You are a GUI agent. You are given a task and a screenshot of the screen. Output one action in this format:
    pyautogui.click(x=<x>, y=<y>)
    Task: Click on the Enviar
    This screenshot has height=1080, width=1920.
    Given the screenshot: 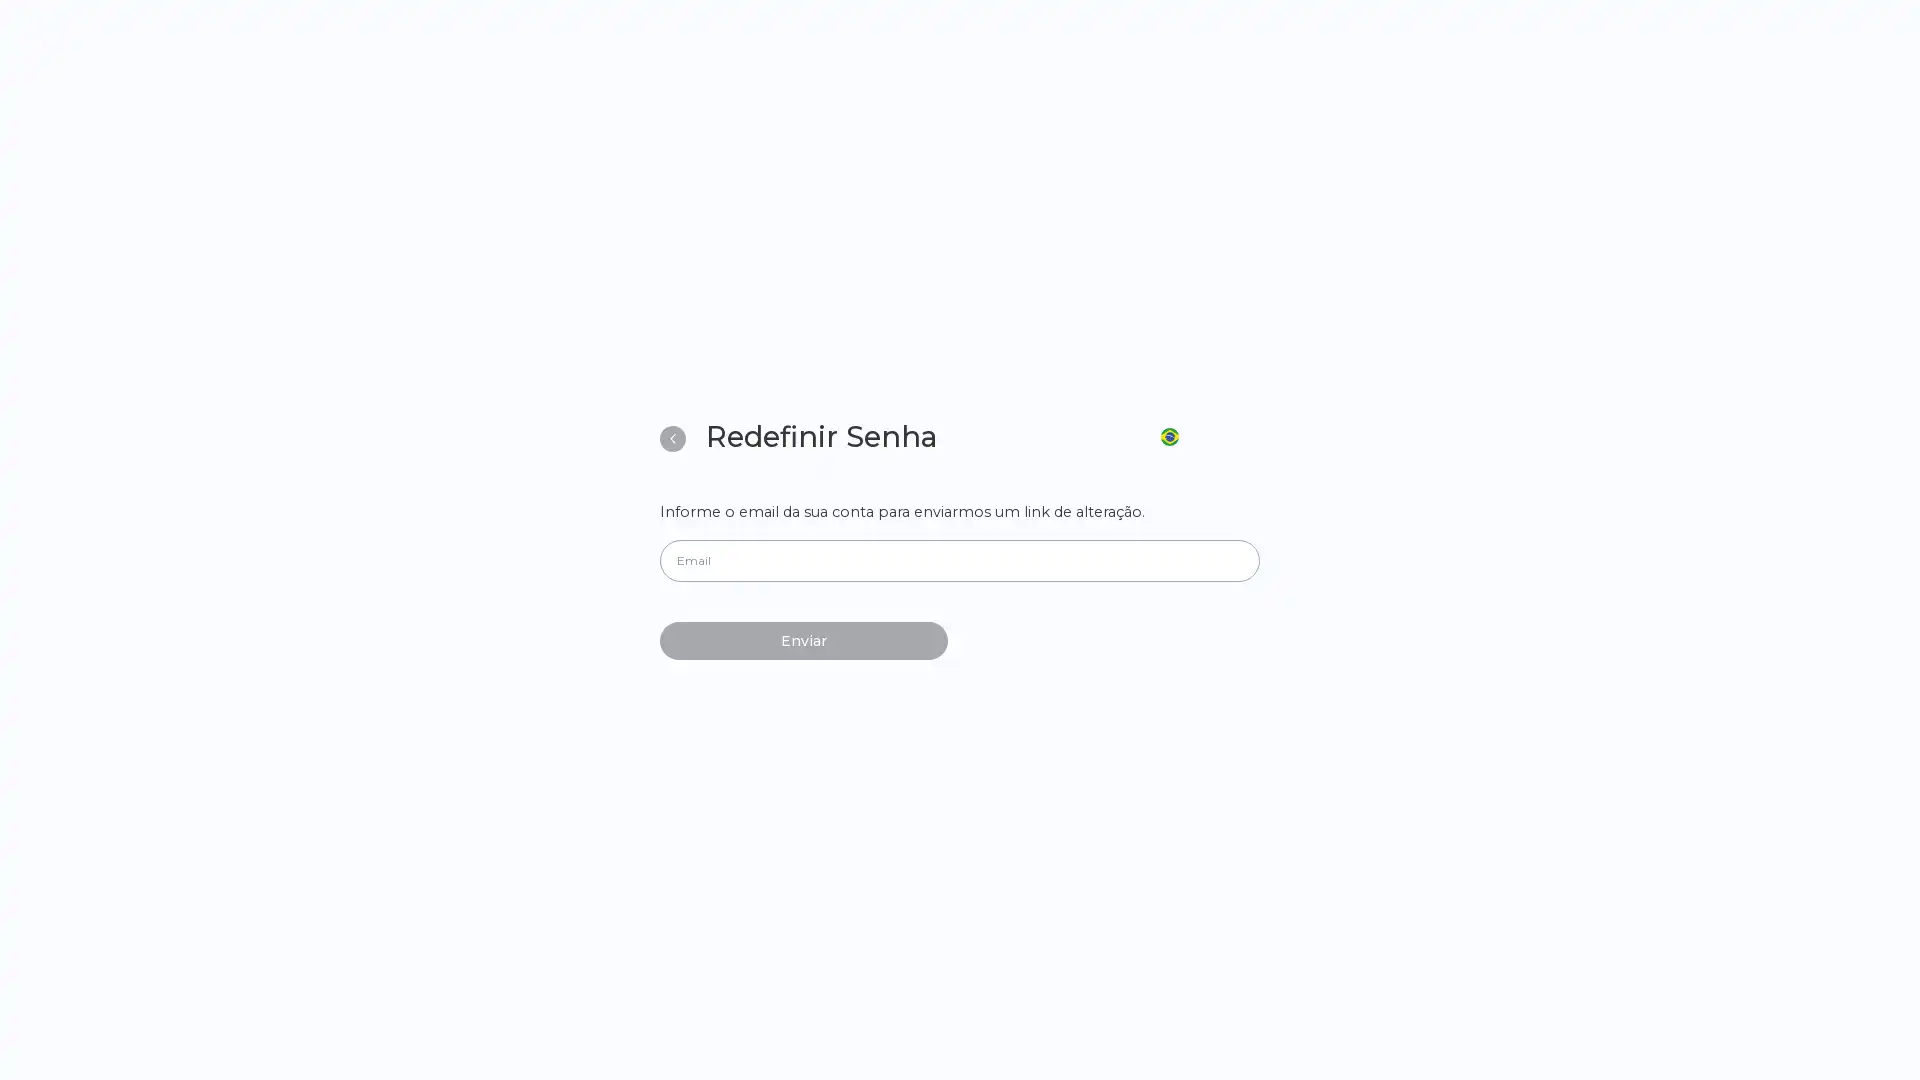 What is the action you would take?
    pyautogui.click(x=804, y=640)
    